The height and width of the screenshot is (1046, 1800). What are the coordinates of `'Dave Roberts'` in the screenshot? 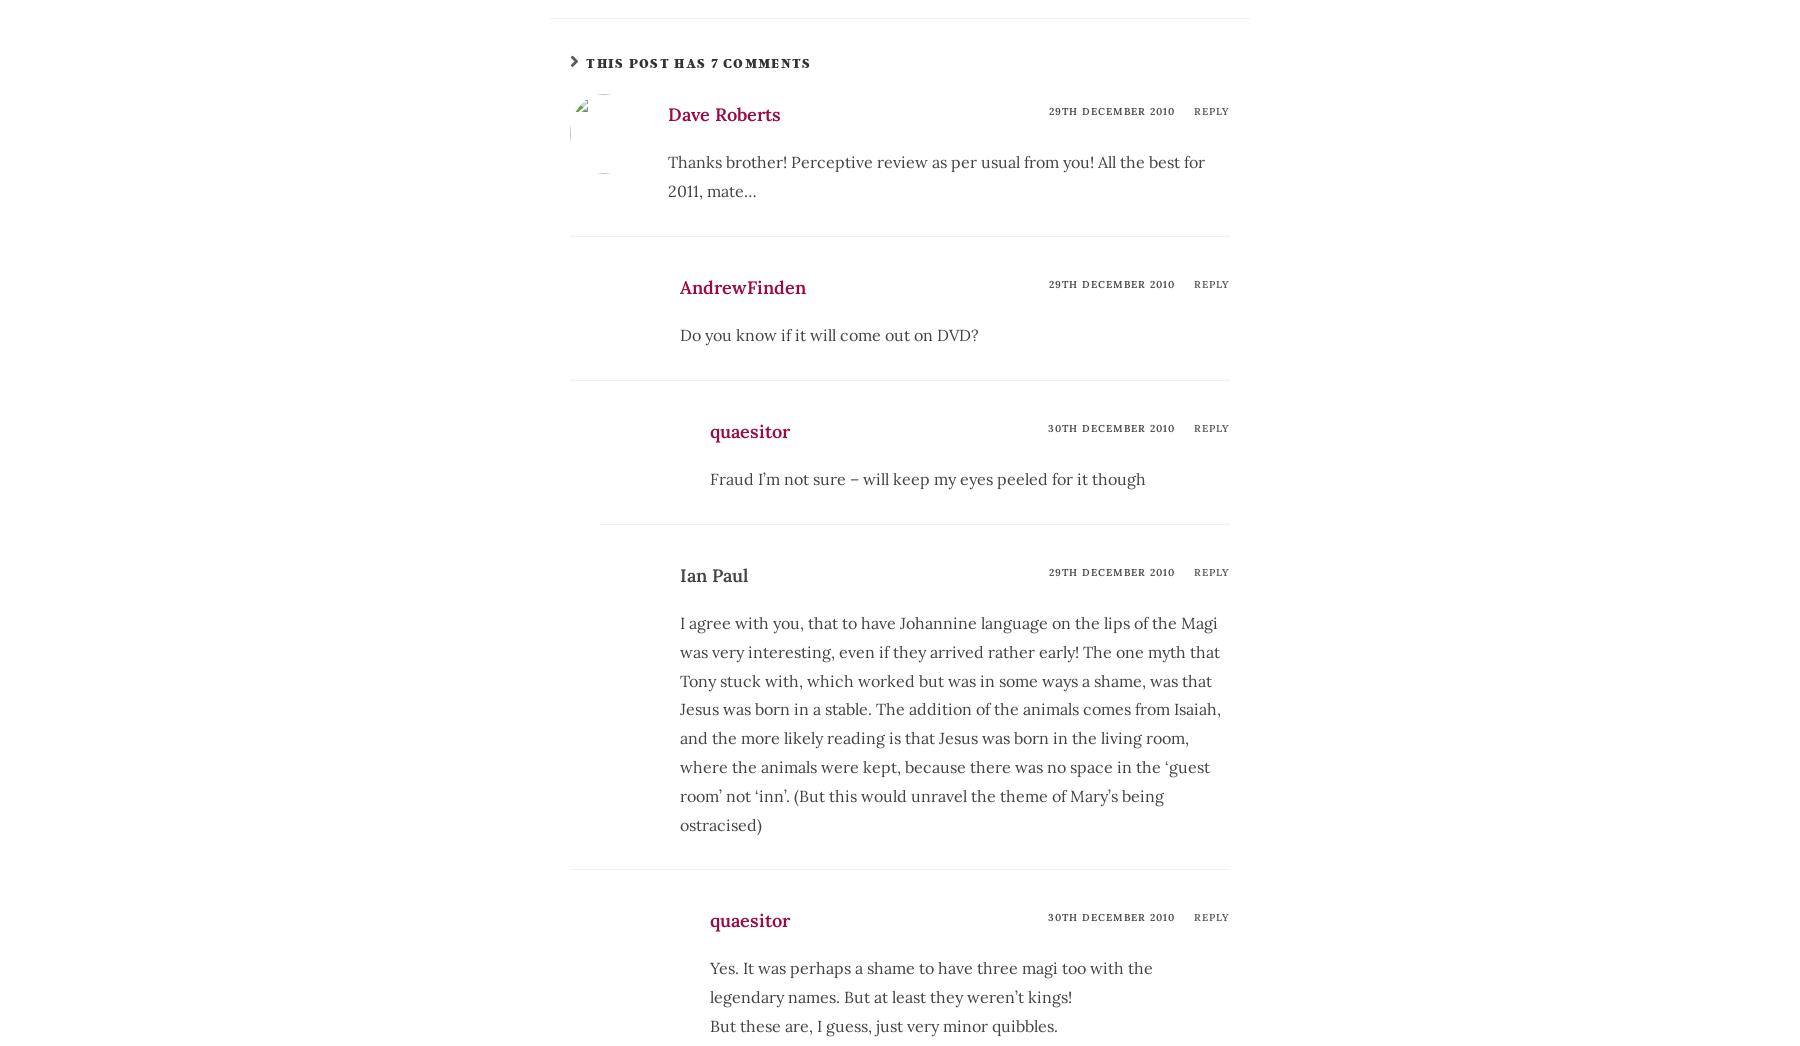 It's located at (667, 112).